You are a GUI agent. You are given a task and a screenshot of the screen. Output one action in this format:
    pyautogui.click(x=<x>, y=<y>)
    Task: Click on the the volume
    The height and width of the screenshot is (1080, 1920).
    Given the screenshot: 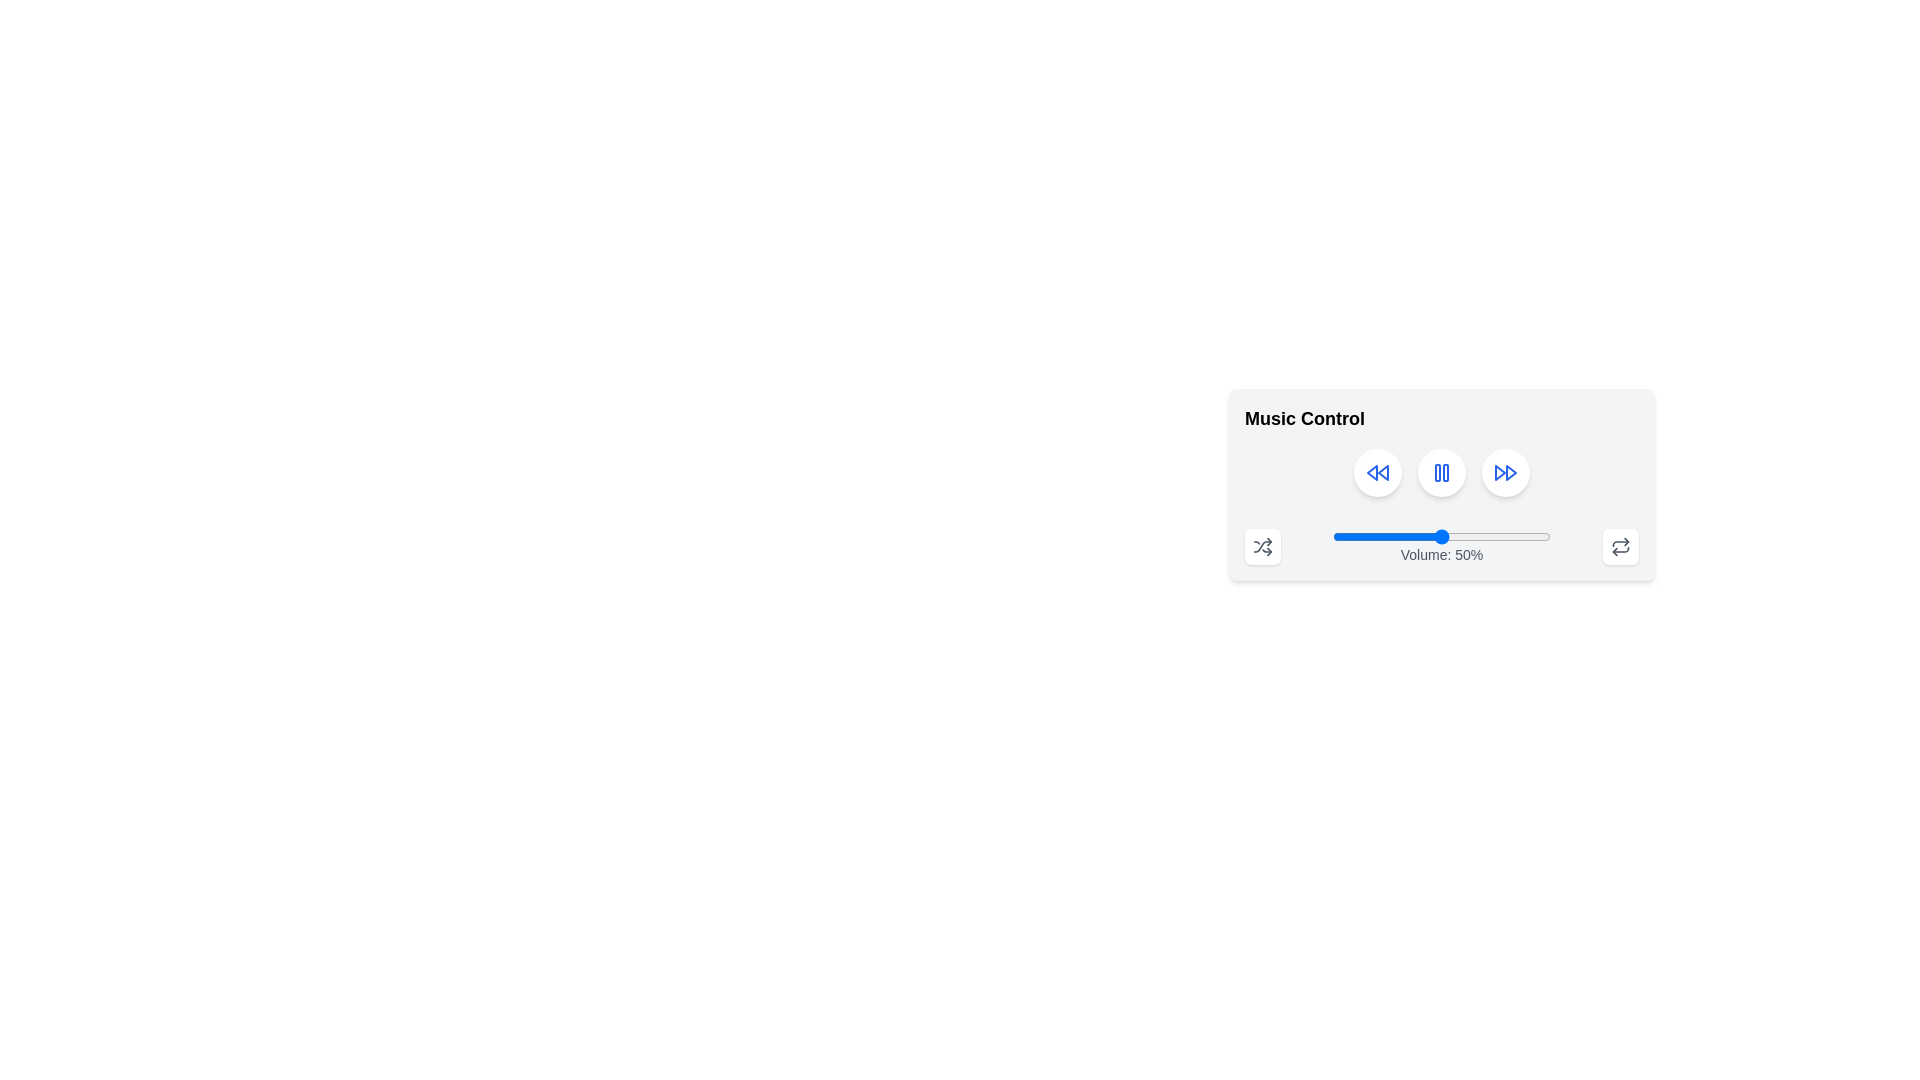 What is the action you would take?
    pyautogui.click(x=1346, y=535)
    